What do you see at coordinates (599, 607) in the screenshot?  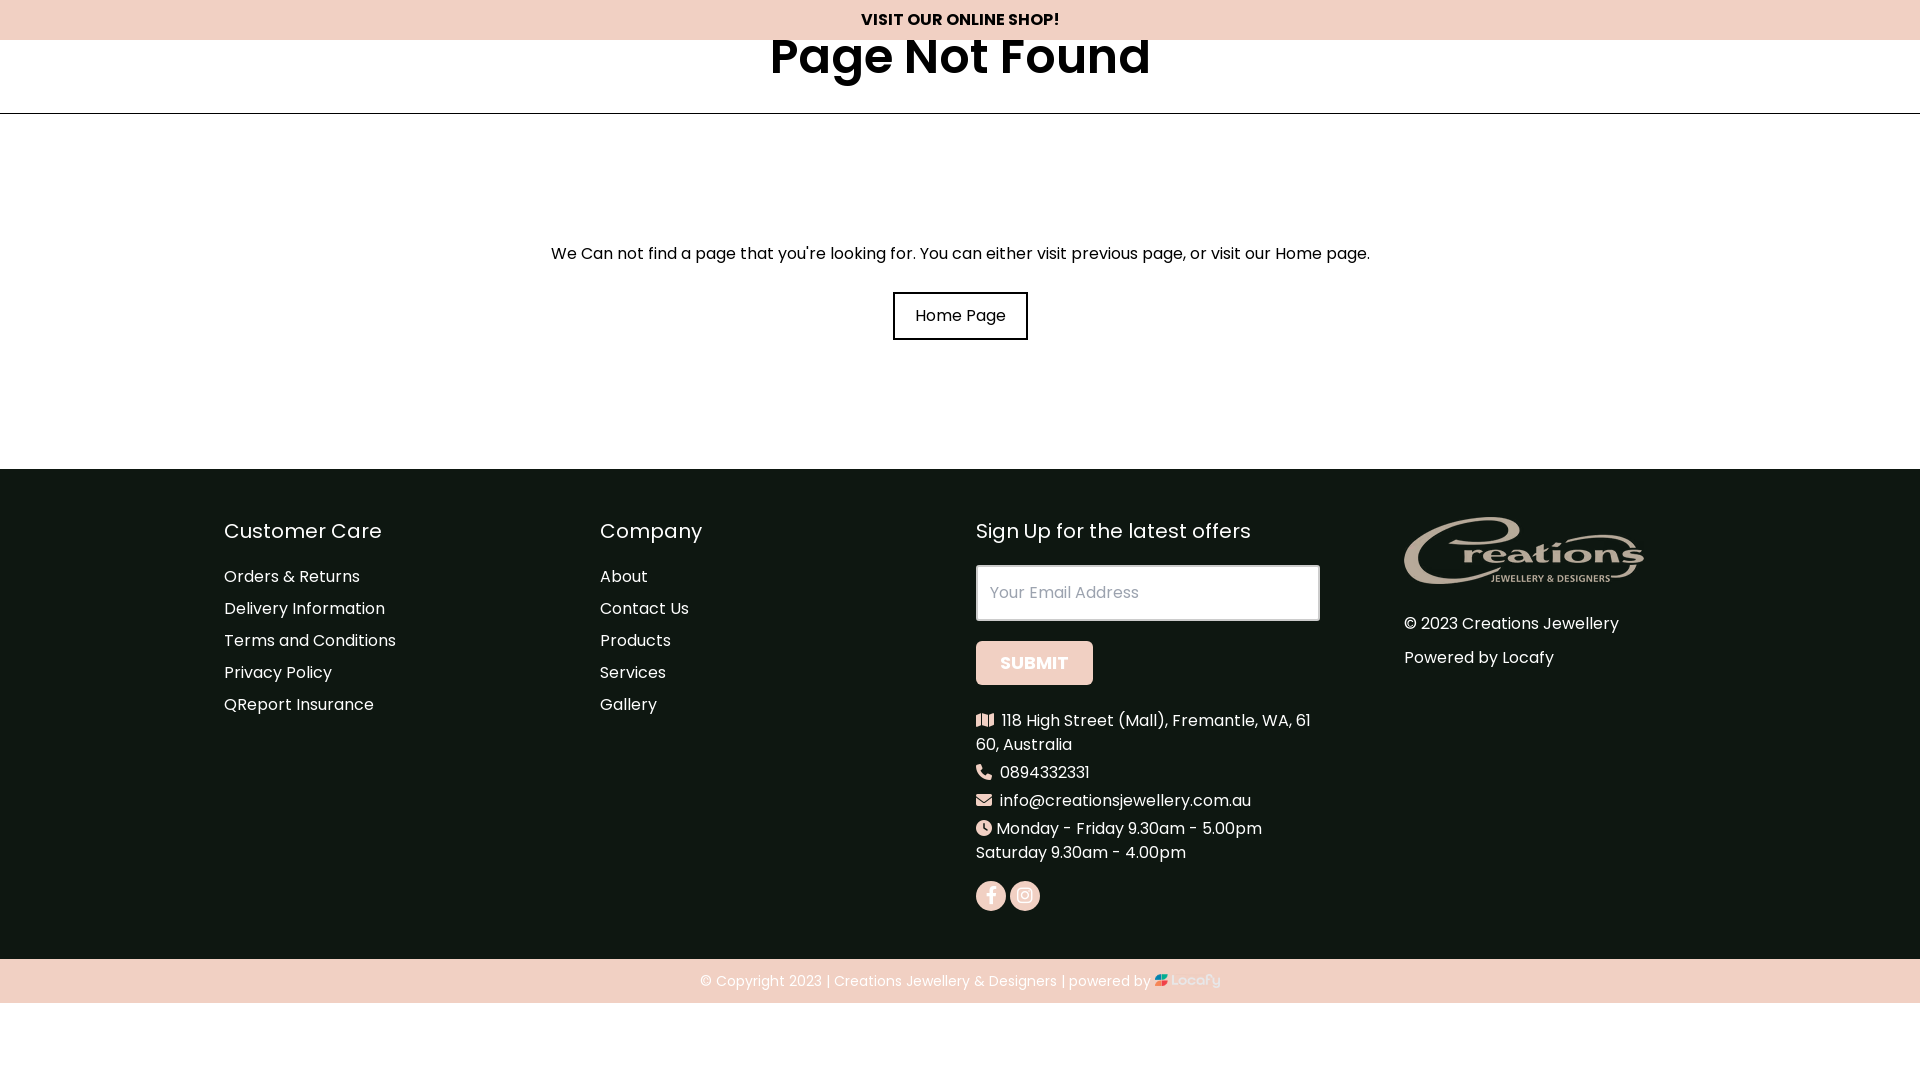 I see `'Contact Us'` at bounding box center [599, 607].